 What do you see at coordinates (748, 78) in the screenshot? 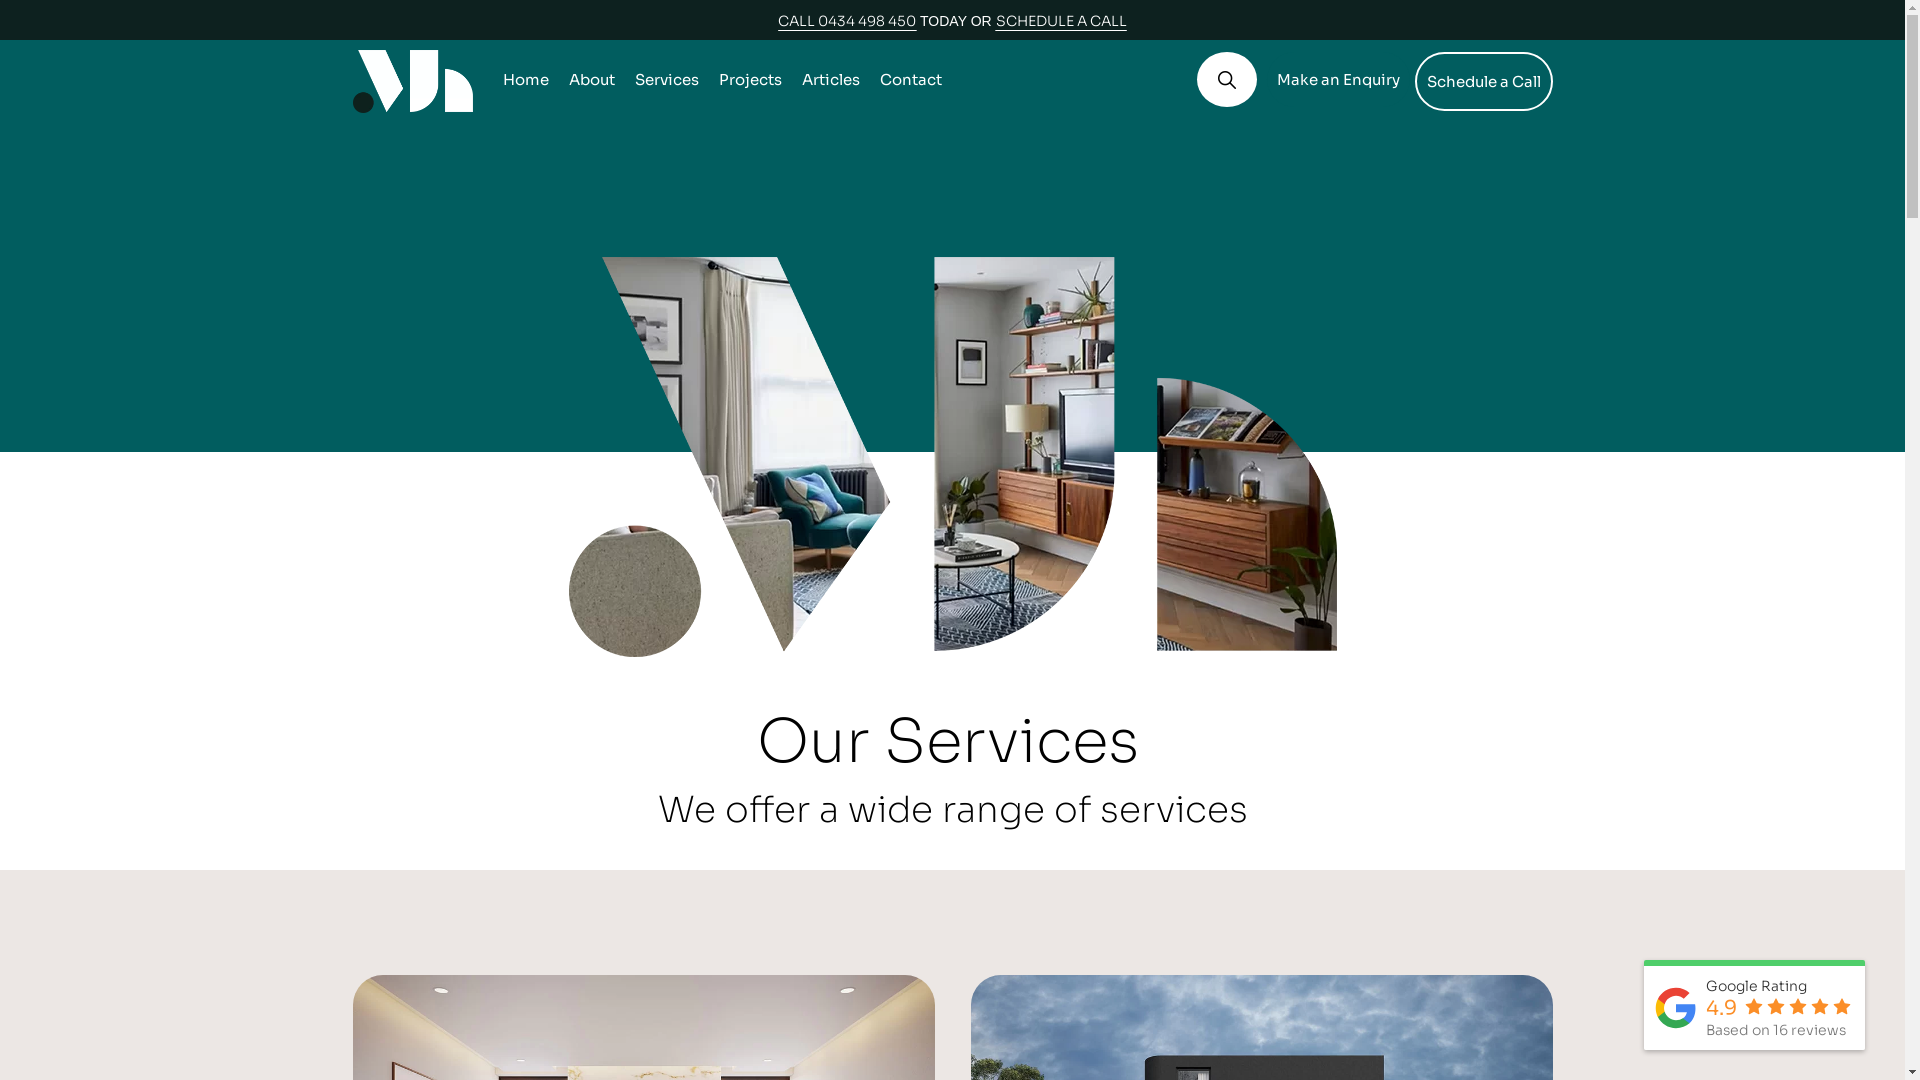
I see `'Projects'` at bounding box center [748, 78].